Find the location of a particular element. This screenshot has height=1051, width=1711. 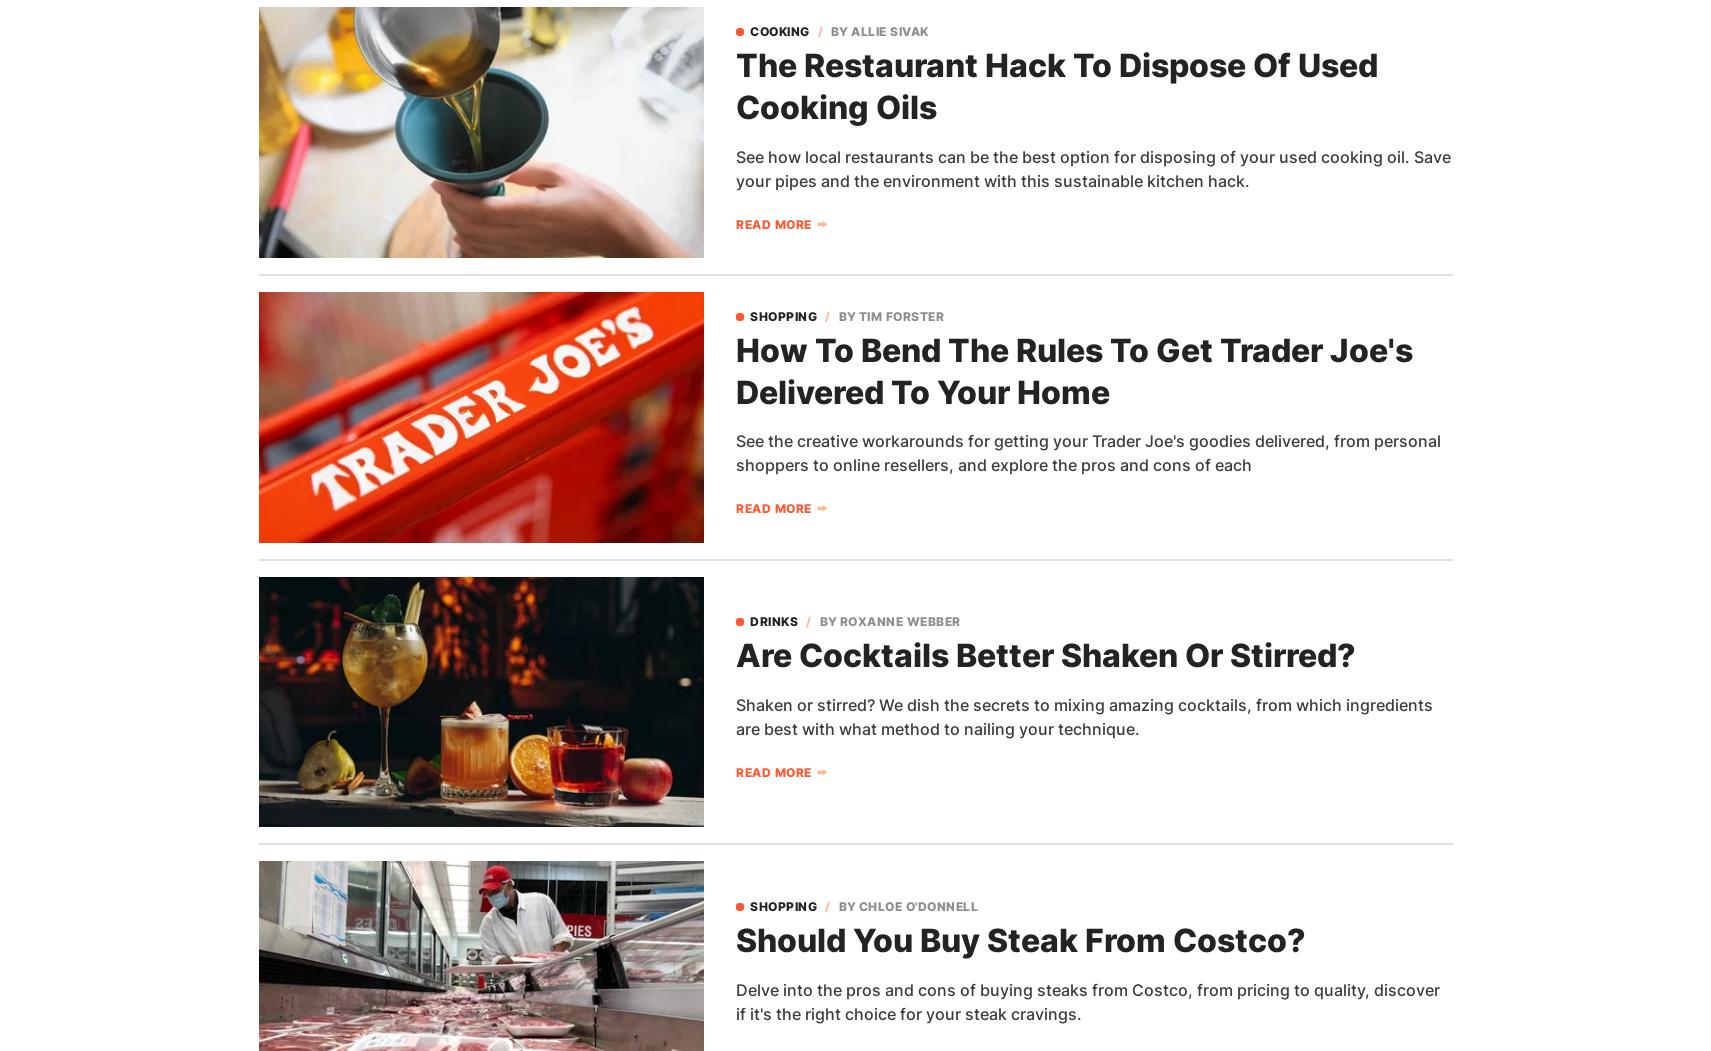

'The Restaurant Hack To Dispose Of Used Cooking Oils' is located at coordinates (1057, 85).